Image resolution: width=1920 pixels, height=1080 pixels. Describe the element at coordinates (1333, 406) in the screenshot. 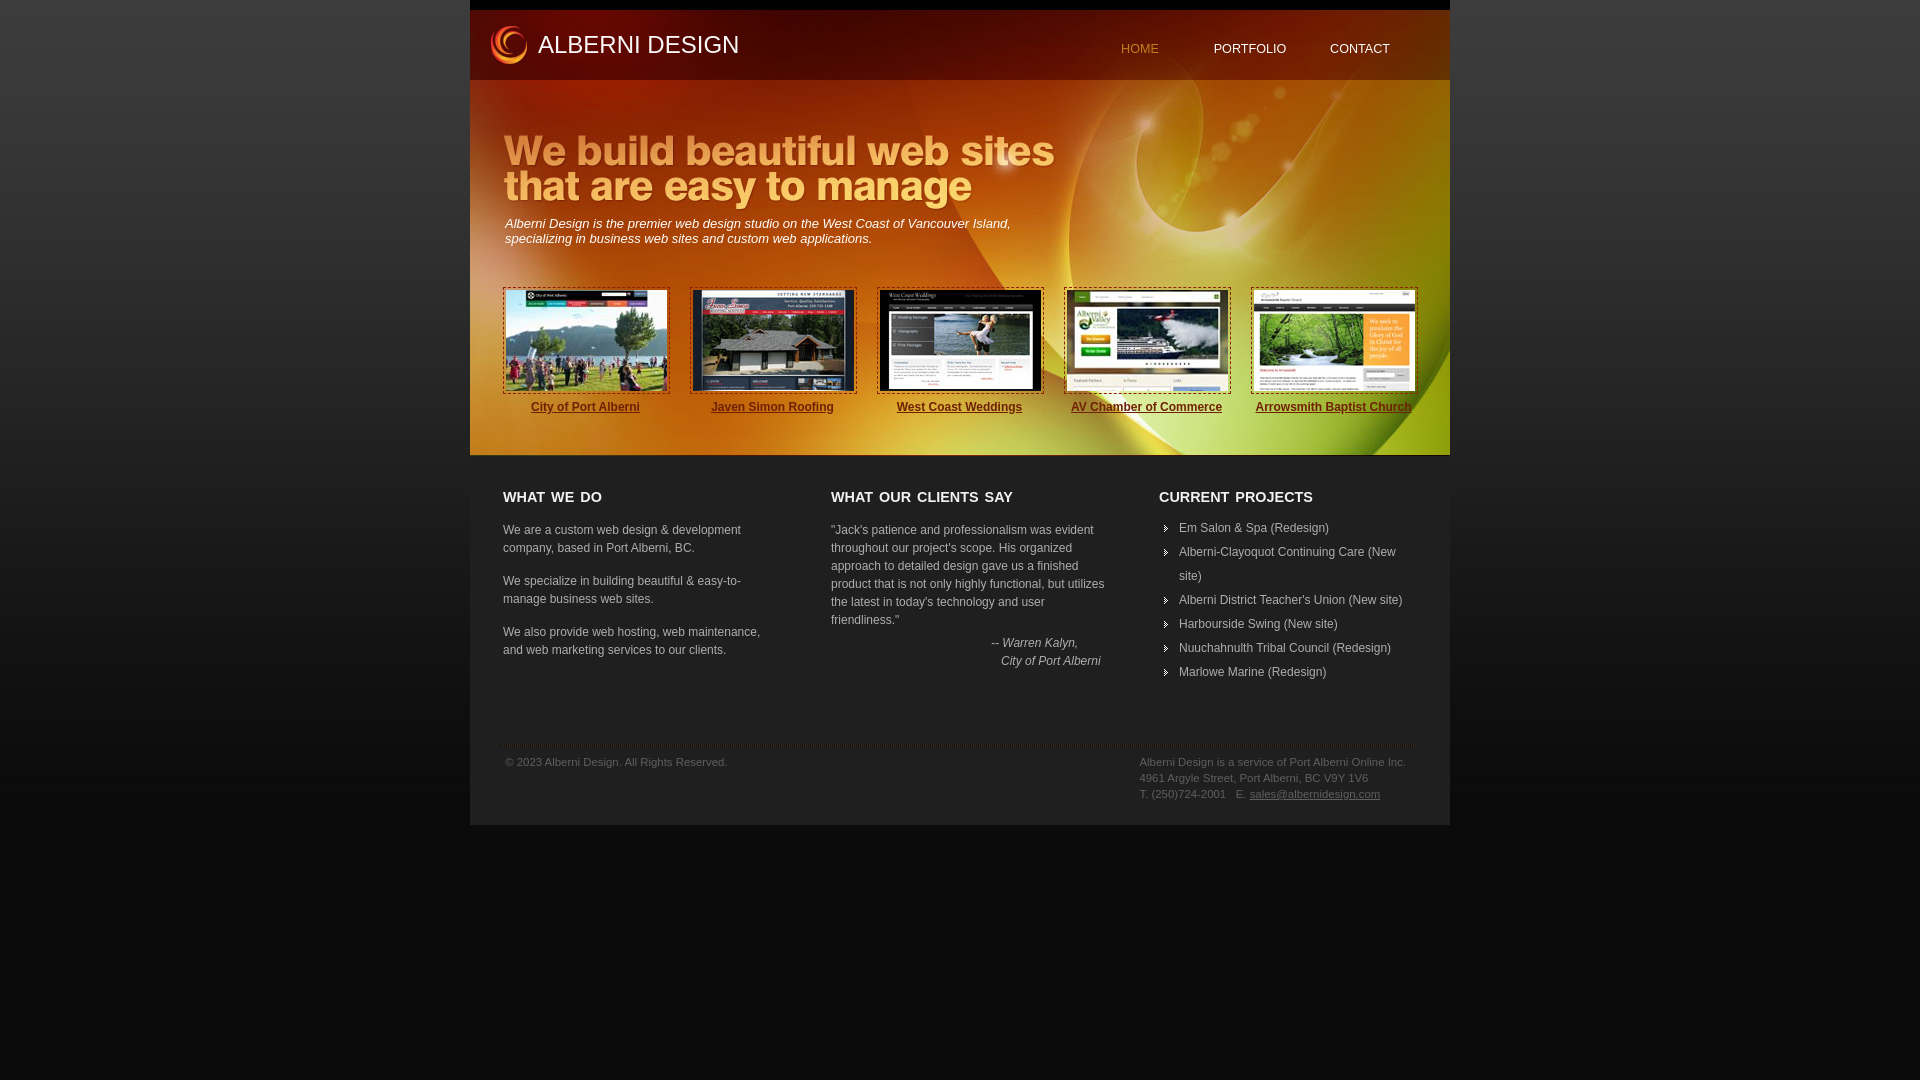

I see `'Arrowsmith Baptist Church'` at that location.